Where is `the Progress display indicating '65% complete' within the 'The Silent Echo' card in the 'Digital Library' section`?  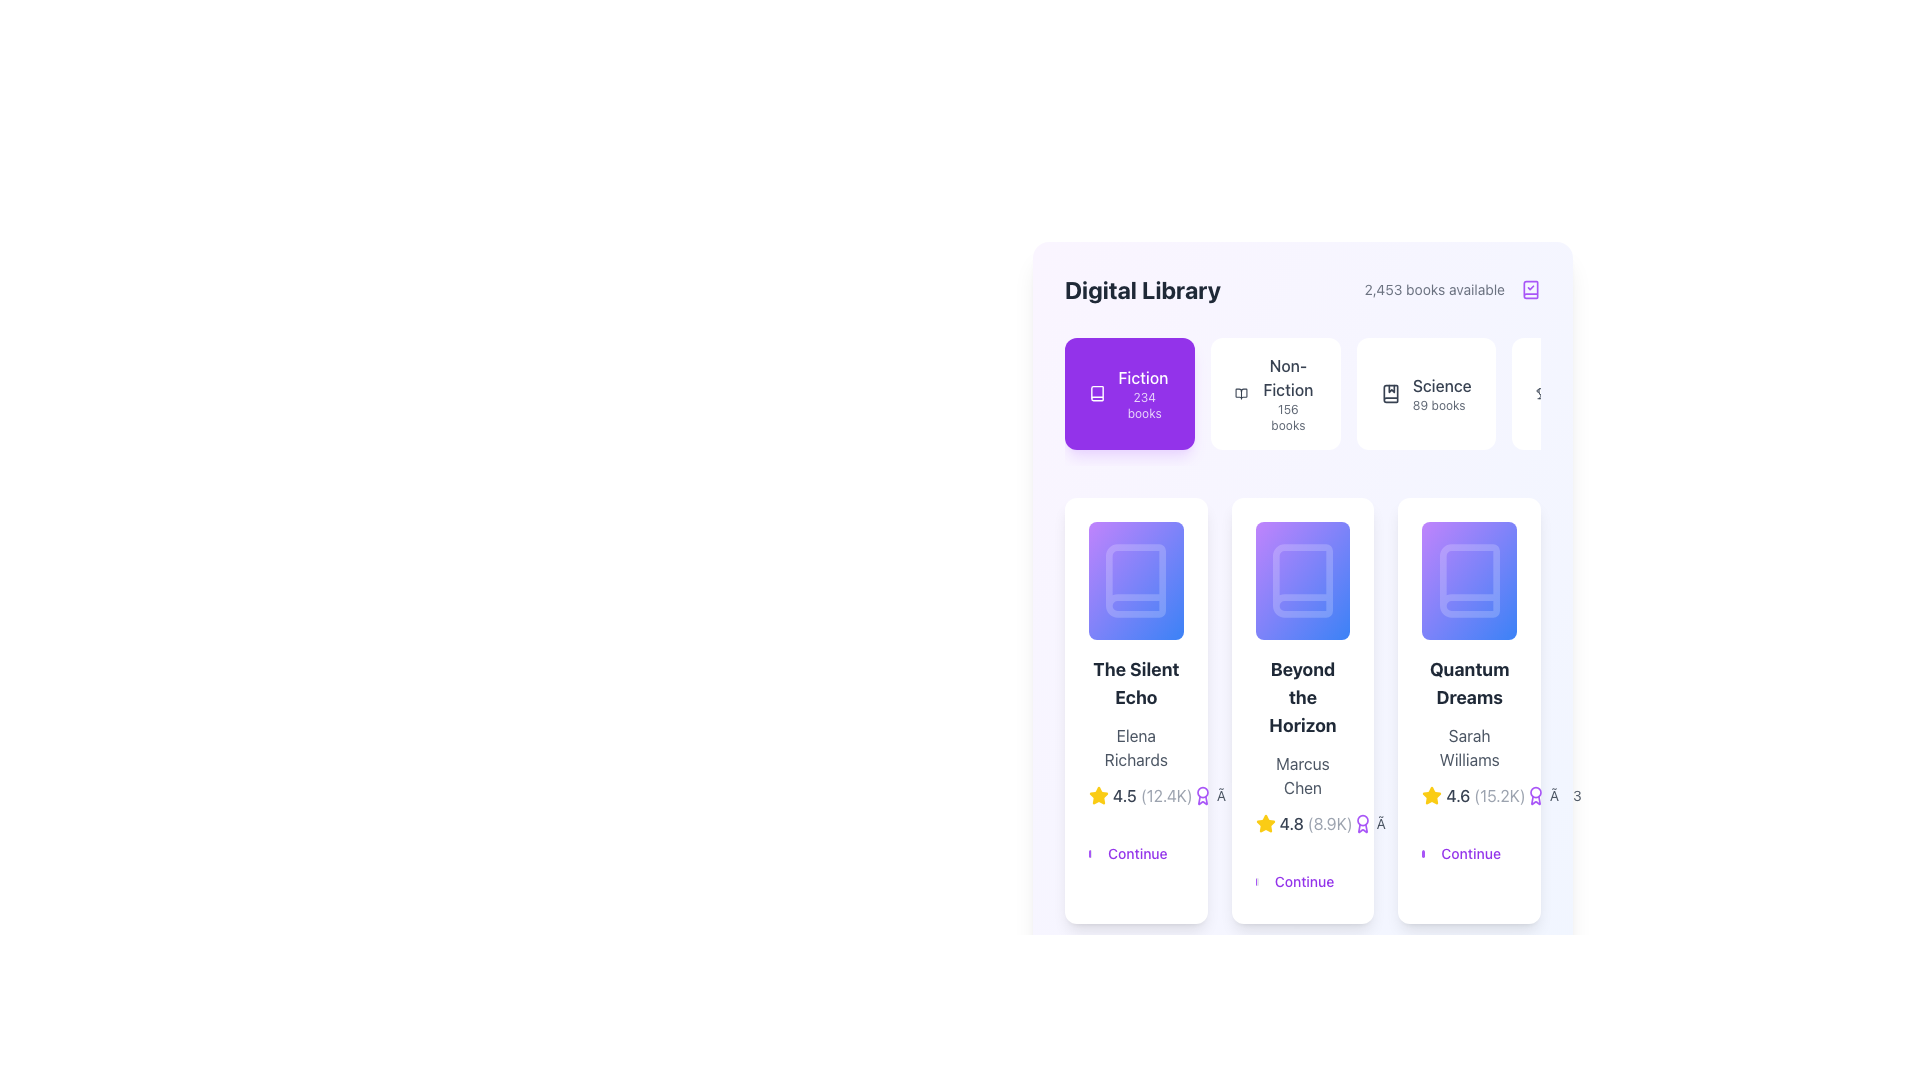
the Progress display indicating '65% complete' within the 'The Silent Echo' card in the 'Digital Library' section is located at coordinates (1136, 581).